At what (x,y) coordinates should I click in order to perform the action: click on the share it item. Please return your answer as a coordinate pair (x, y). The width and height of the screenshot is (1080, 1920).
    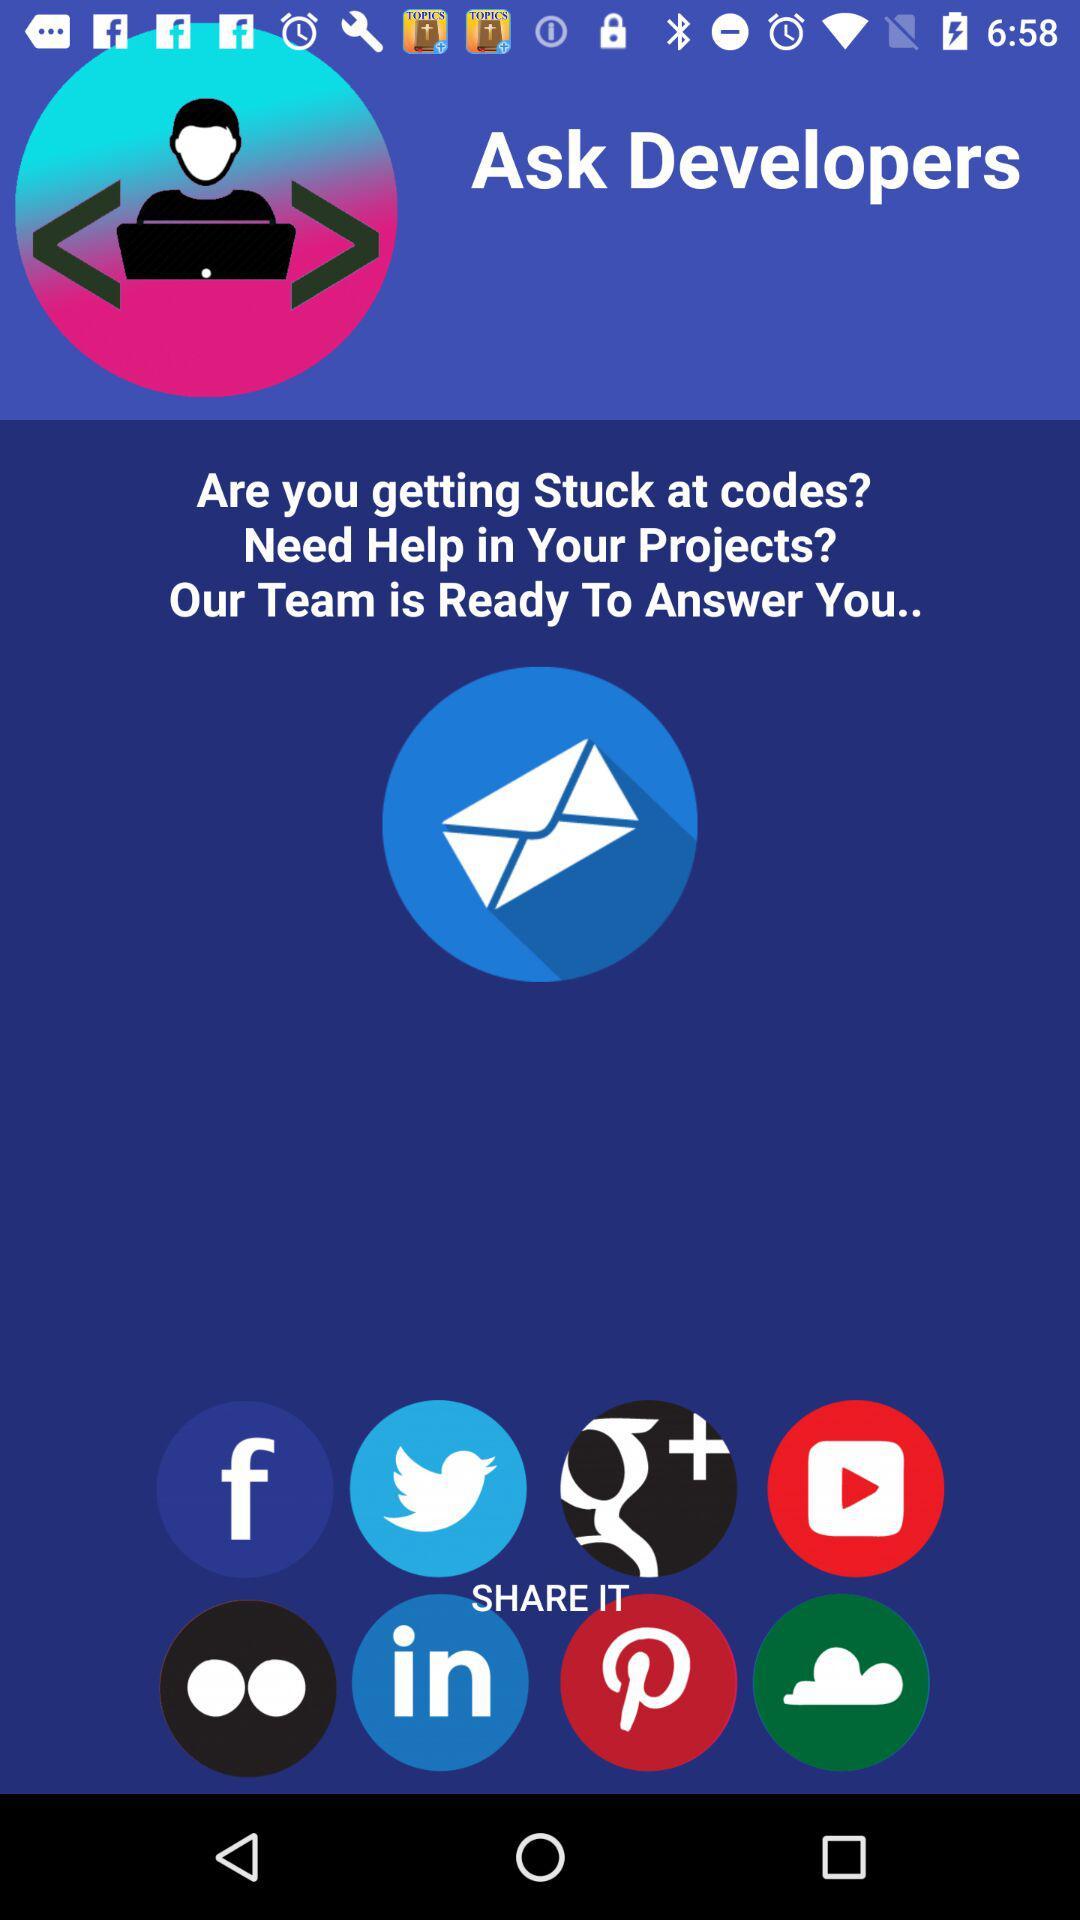
    Looking at the image, I should click on (550, 1596).